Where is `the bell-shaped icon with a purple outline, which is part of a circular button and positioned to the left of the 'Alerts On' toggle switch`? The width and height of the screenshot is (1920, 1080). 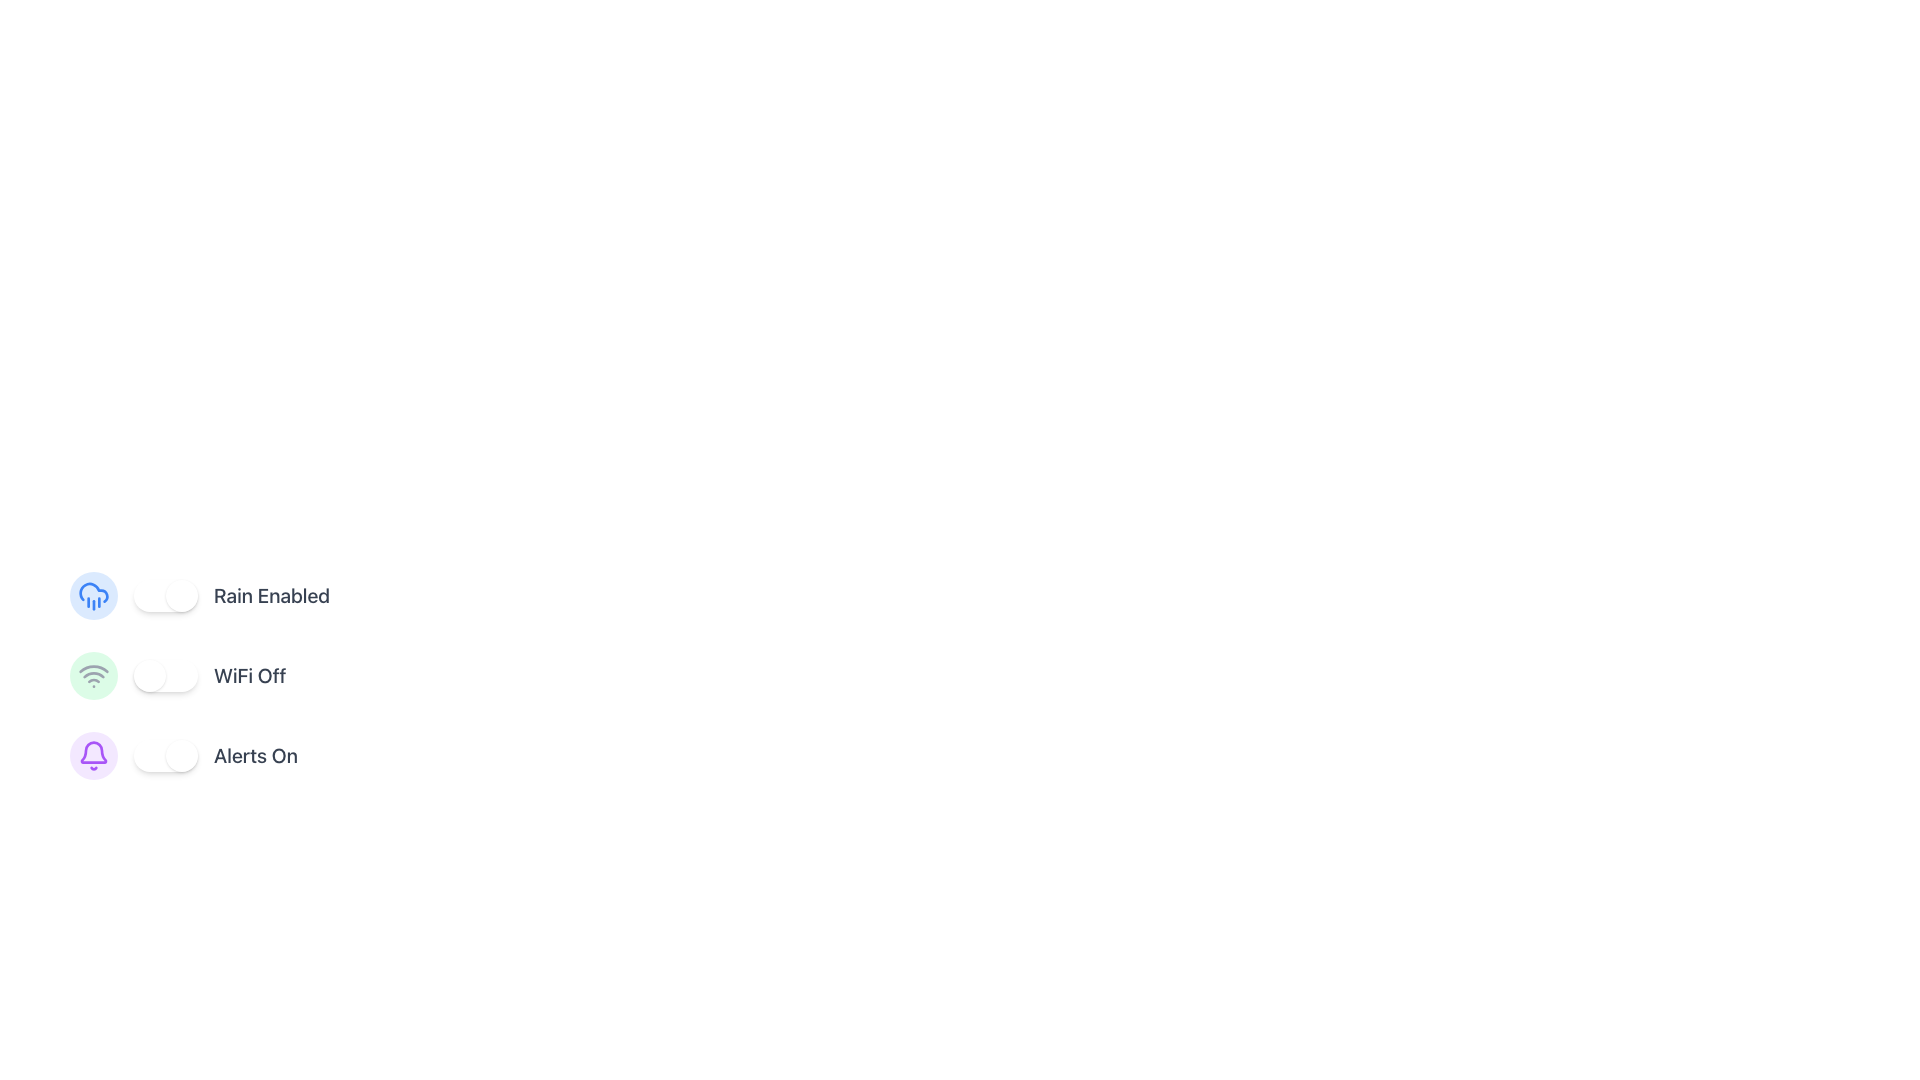 the bell-shaped icon with a purple outline, which is part of a circular button and positioned to the left of the 'Alerts On' toggle switch is located at coordinates (93, 756).